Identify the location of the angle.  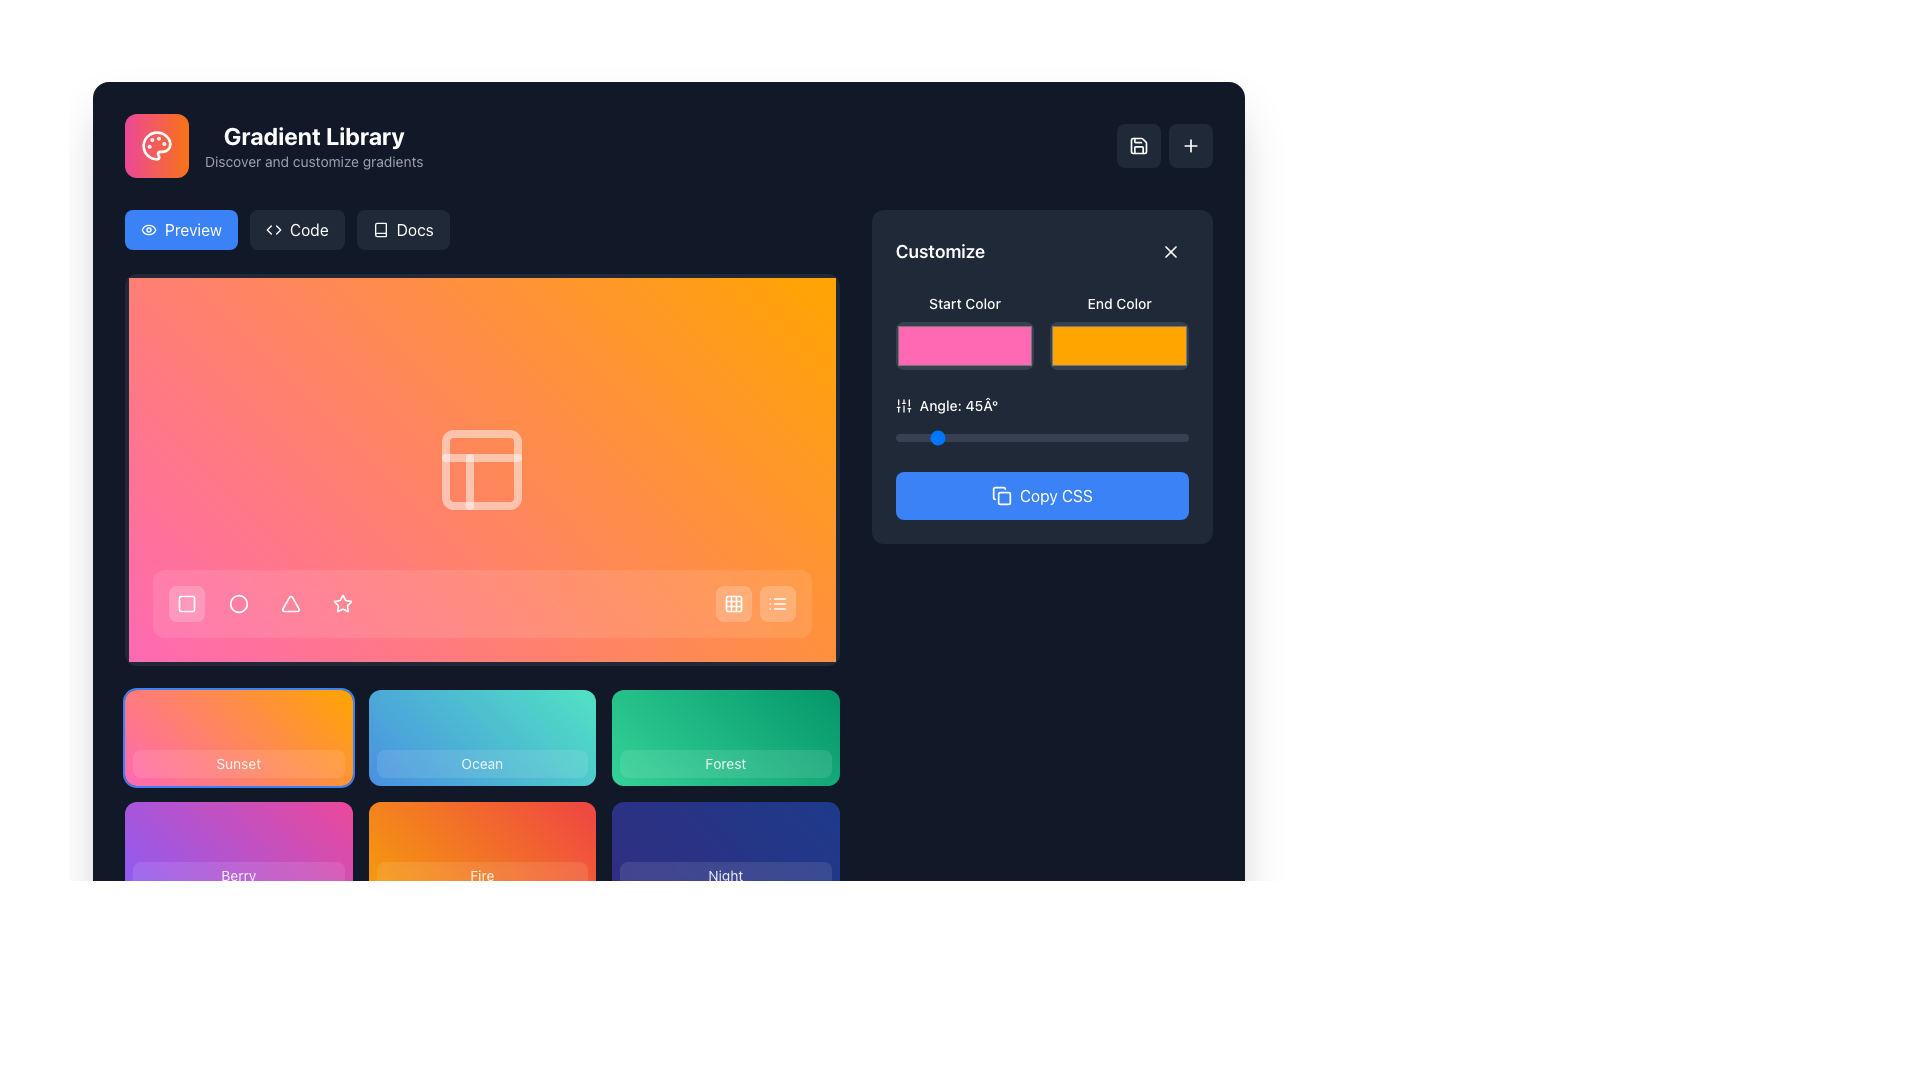
(1039, 437).